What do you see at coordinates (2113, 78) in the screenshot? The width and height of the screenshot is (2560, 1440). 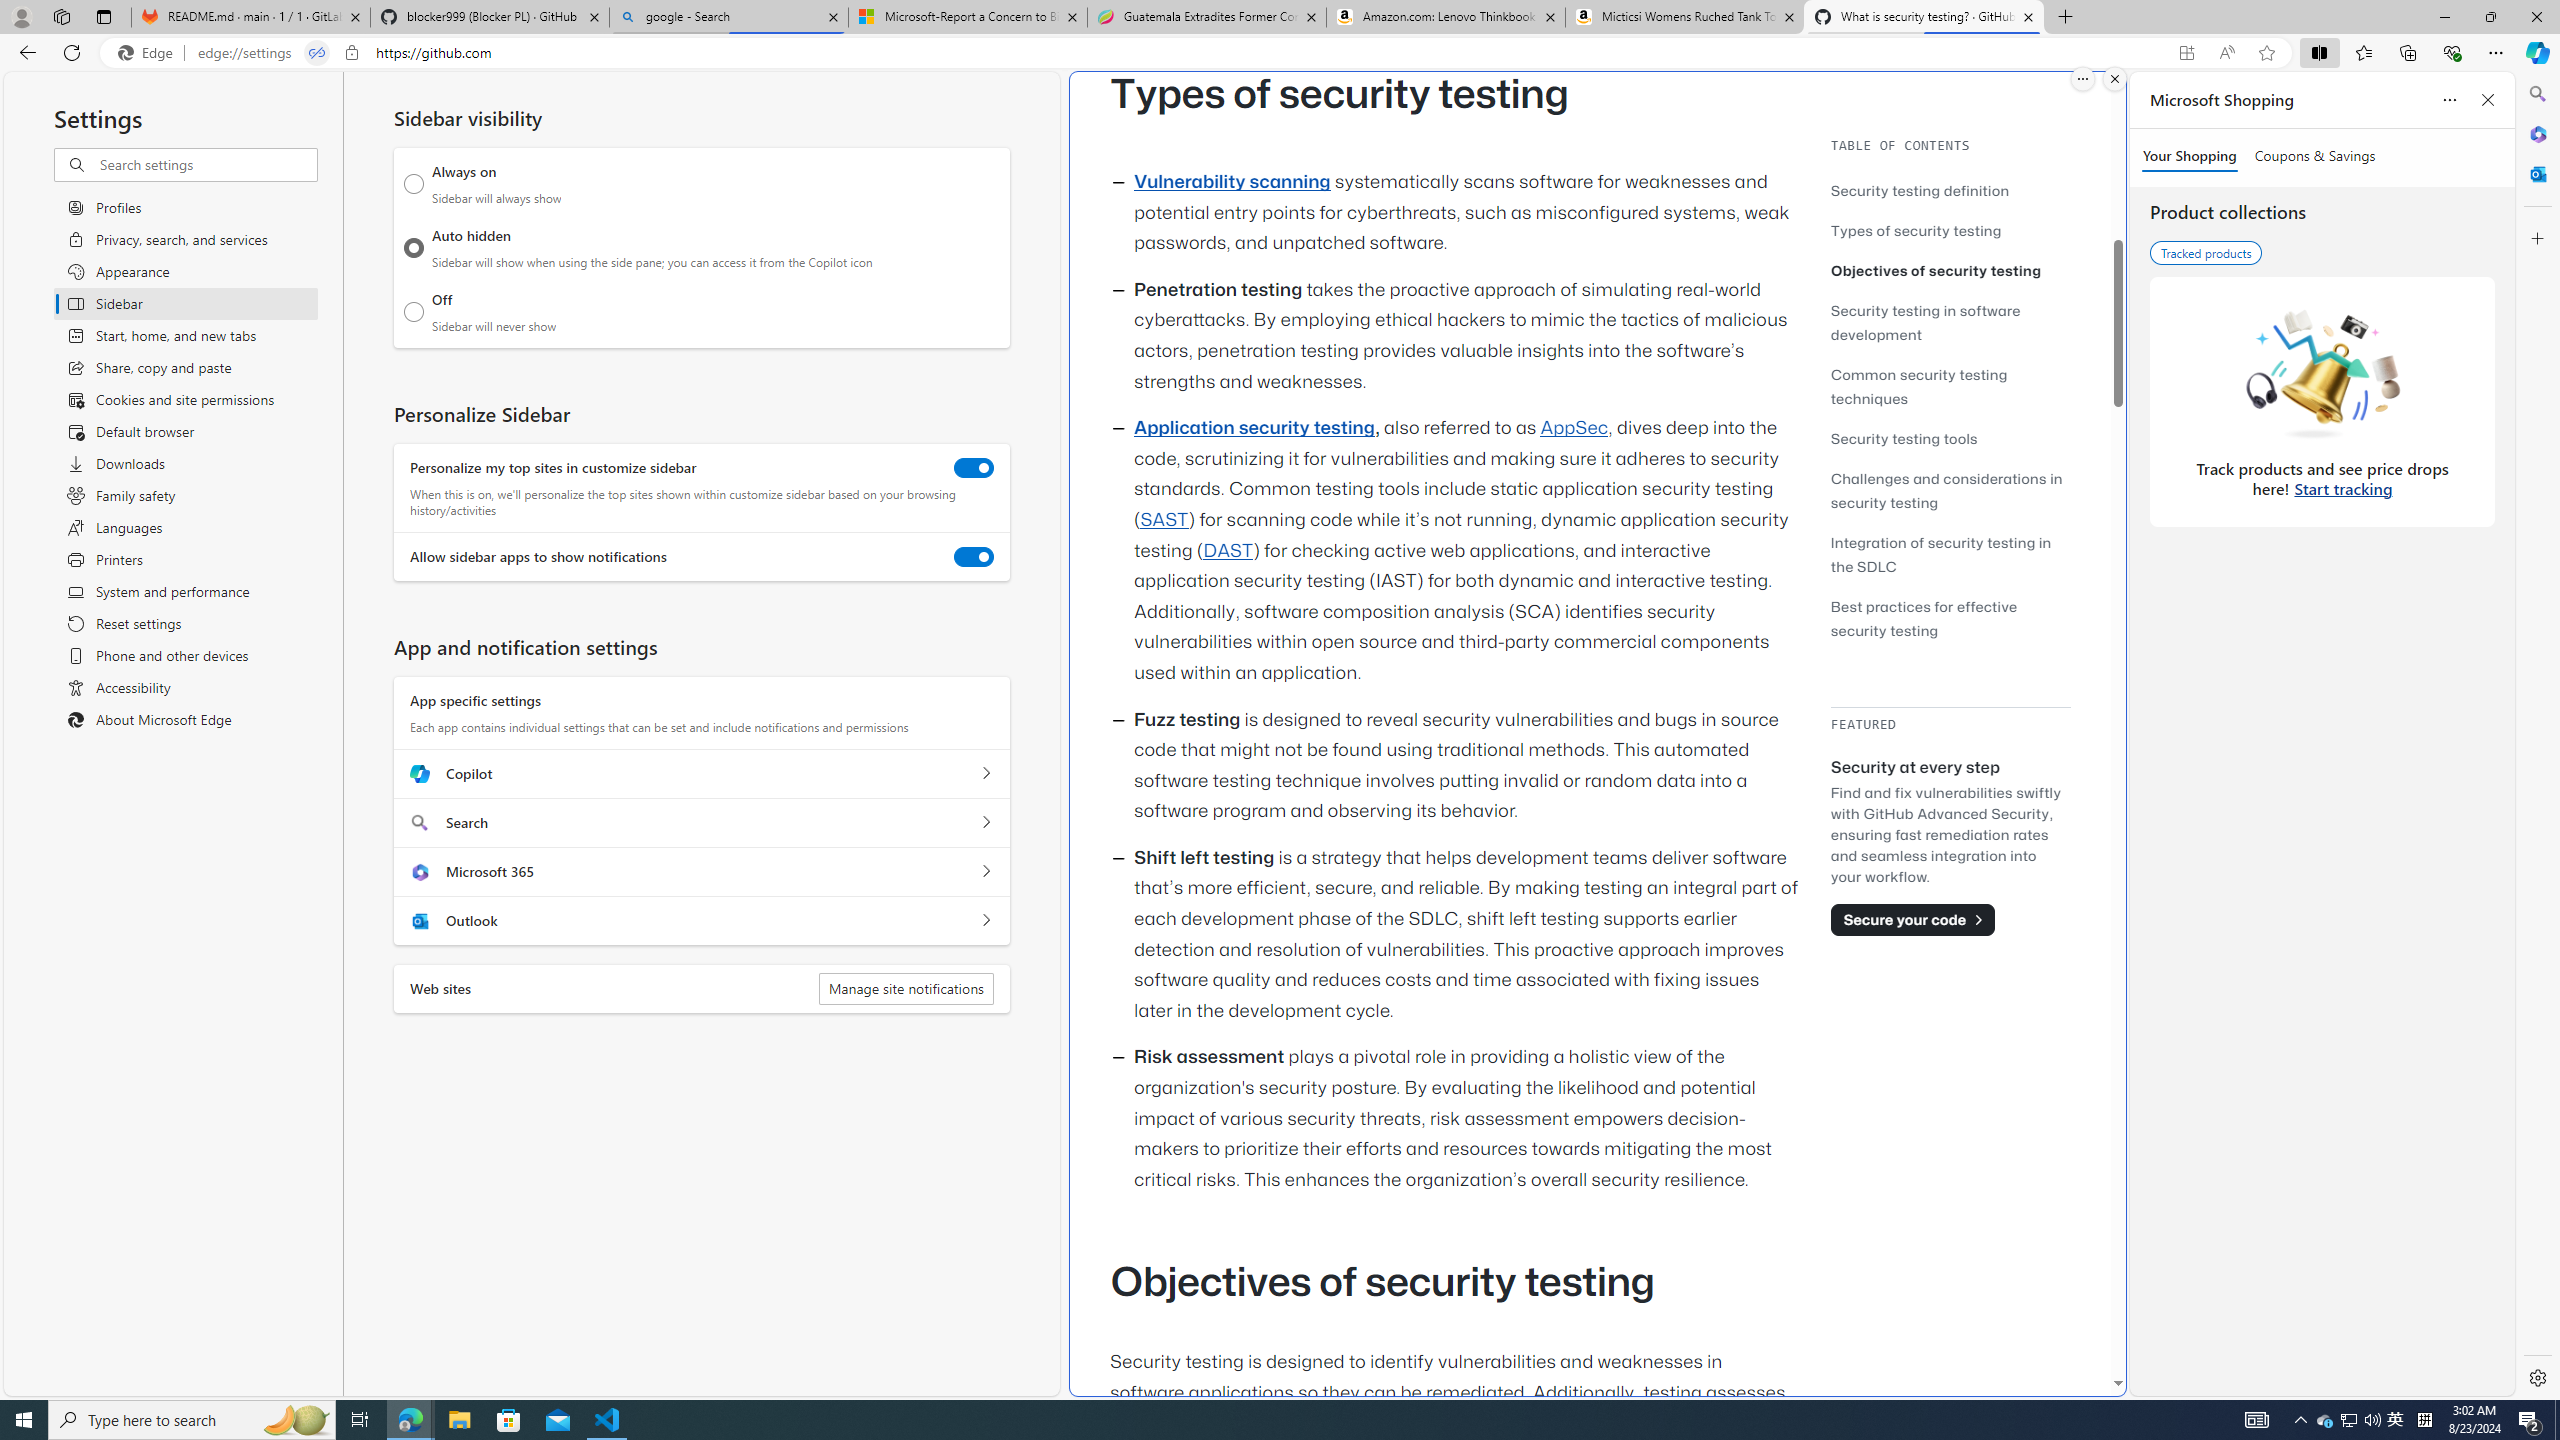 I see `'Close split screen.'` at bounding box center [2113, 78].